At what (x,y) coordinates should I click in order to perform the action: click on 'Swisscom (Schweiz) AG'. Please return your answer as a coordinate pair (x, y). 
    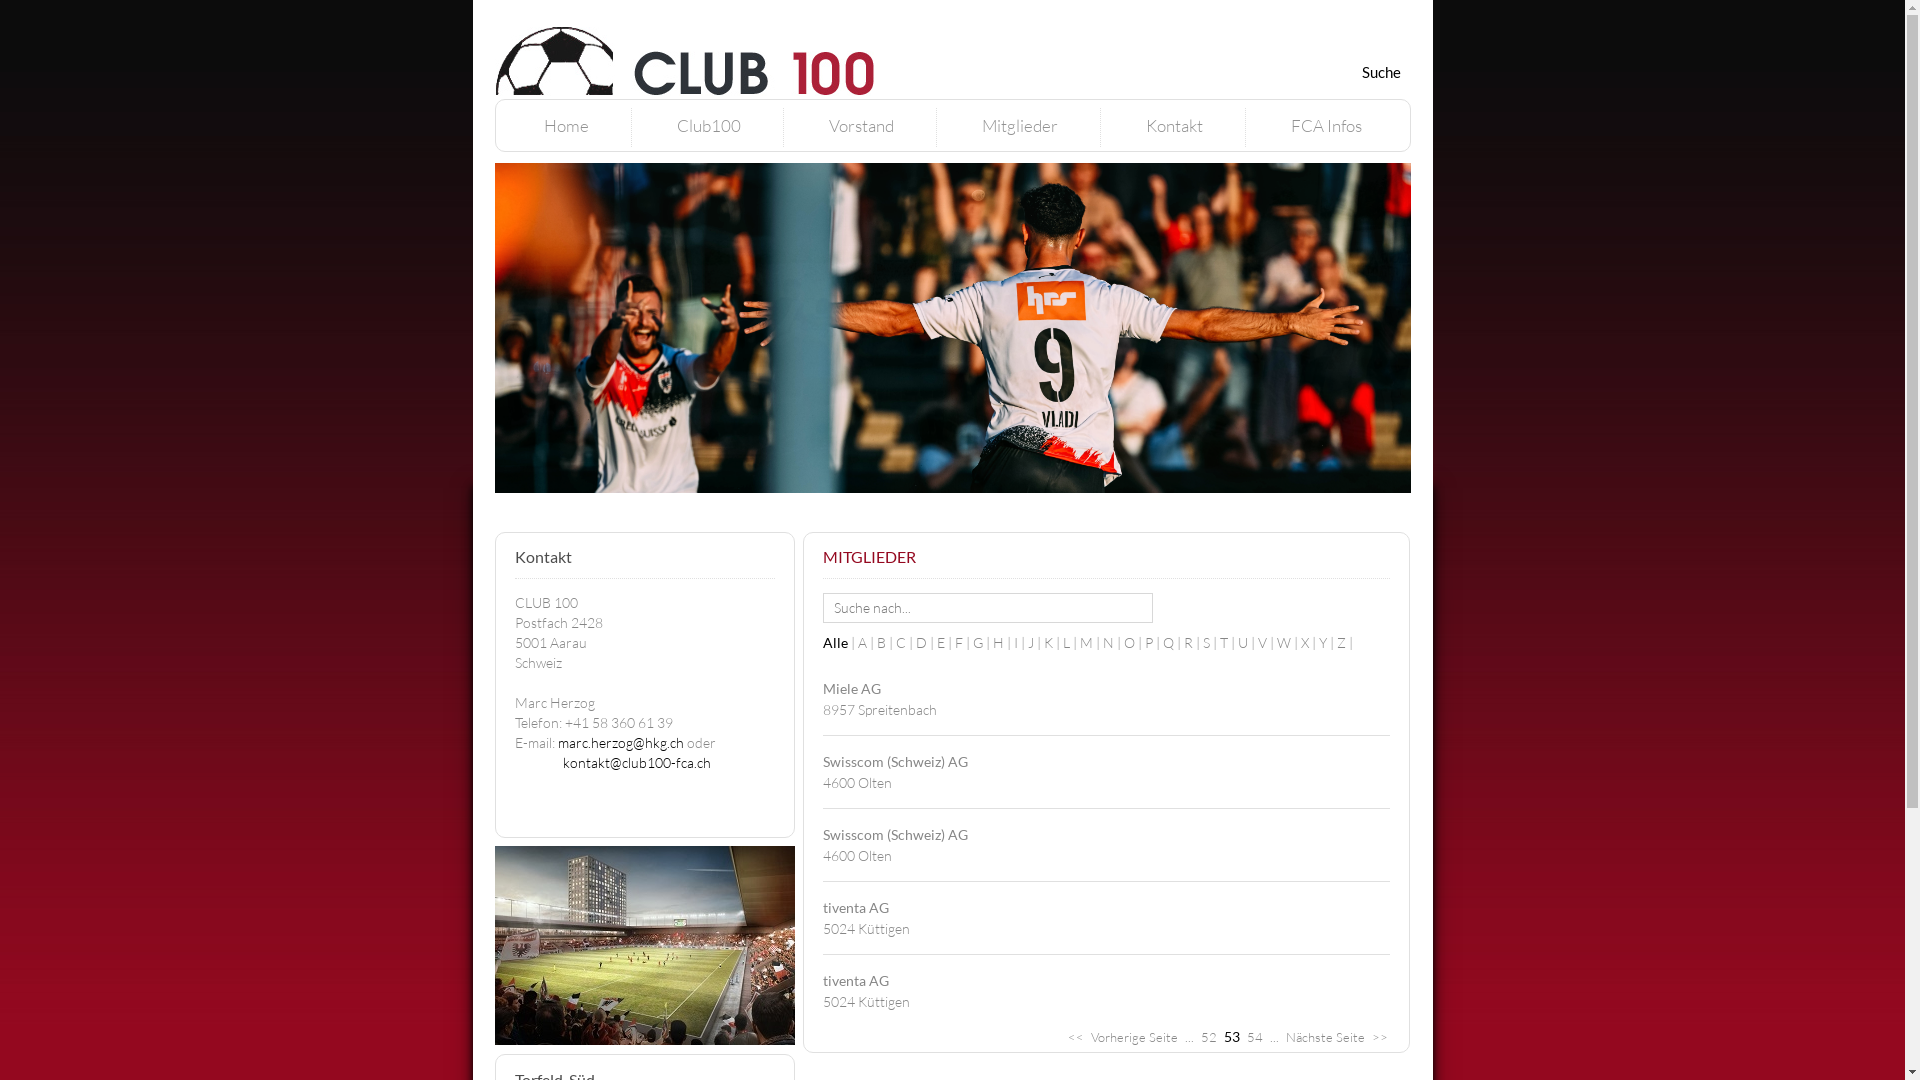
    Looking at the image, I should click on (893, 761).